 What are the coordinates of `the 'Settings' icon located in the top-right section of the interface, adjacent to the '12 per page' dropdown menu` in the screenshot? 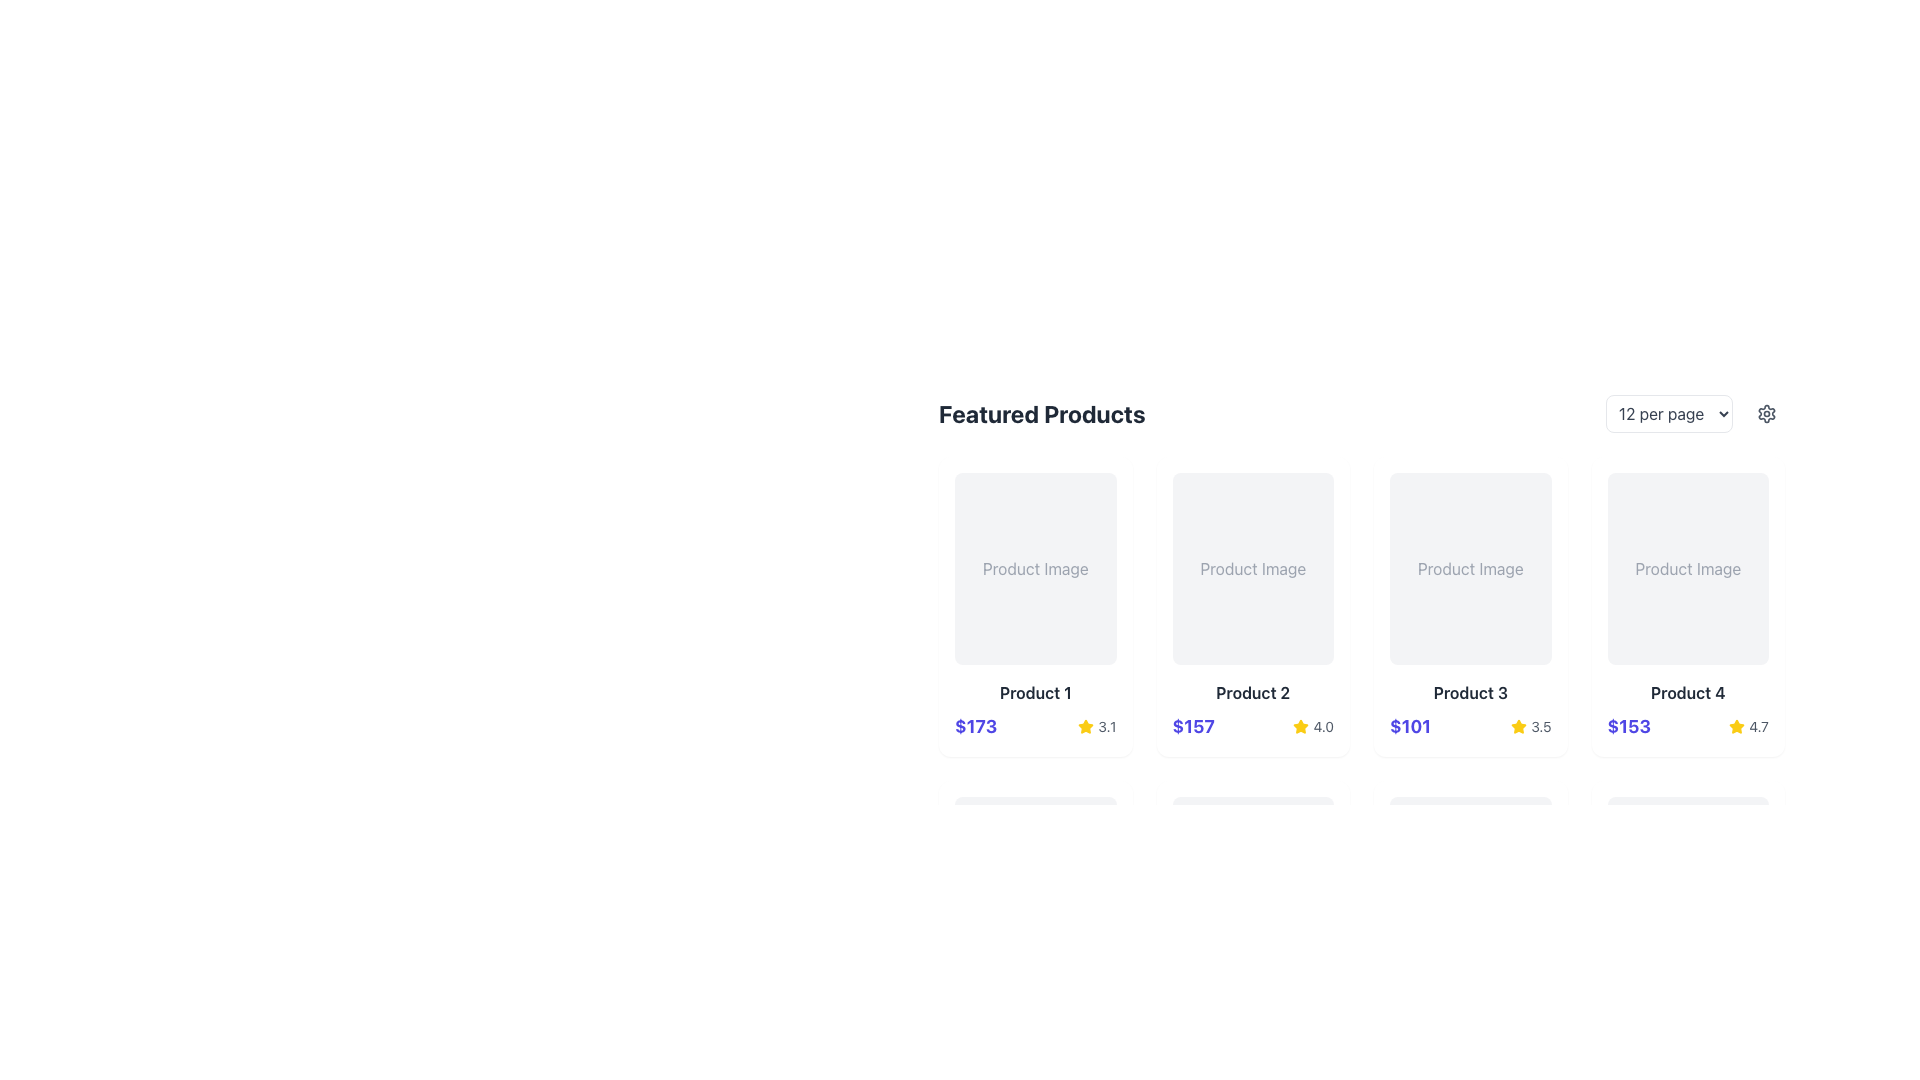 It's located at (1766, 412).